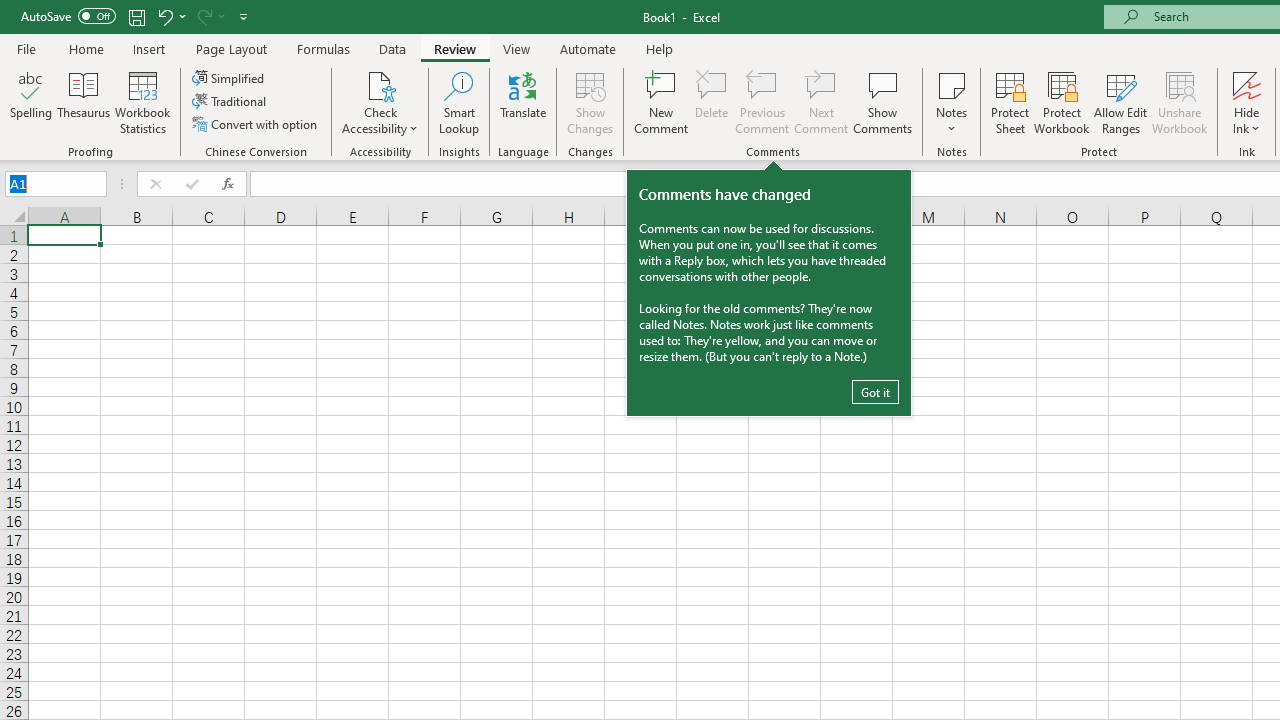  I want to click on 'Notes', so click(950, 103).